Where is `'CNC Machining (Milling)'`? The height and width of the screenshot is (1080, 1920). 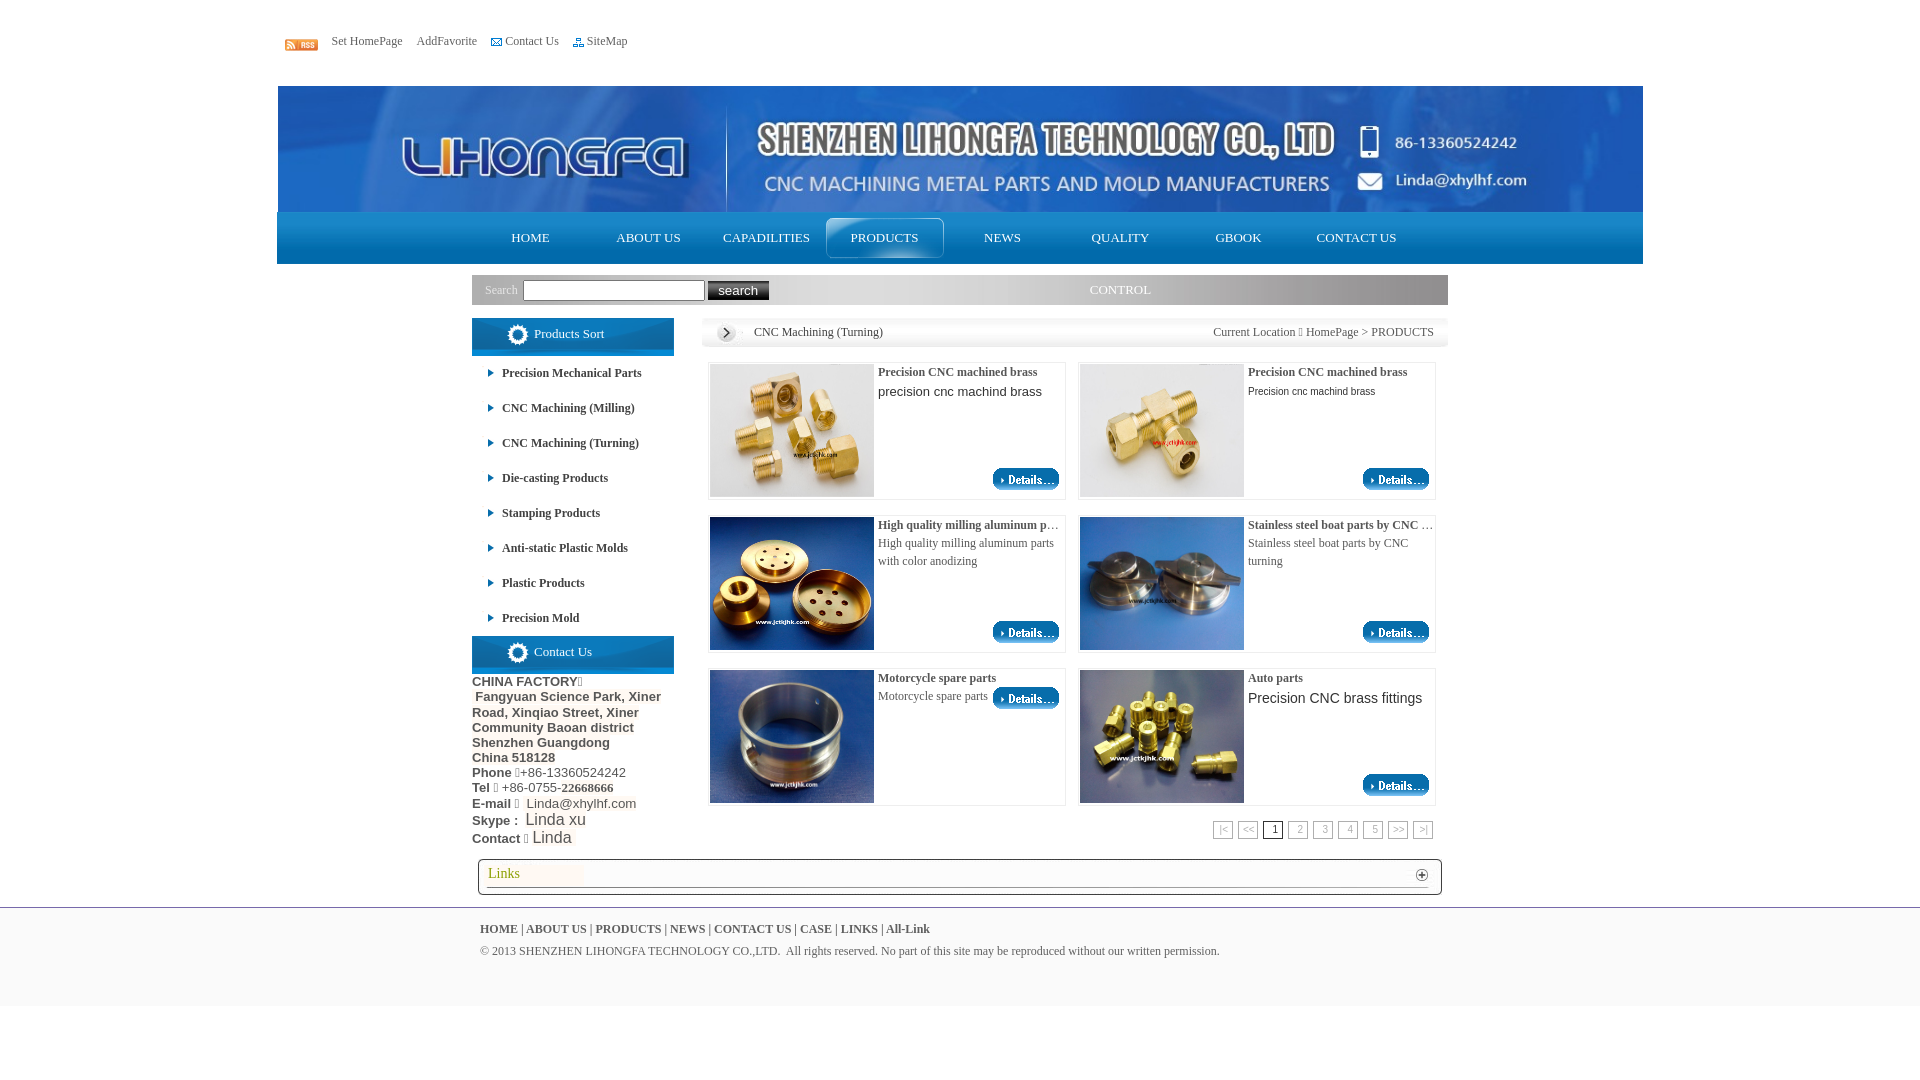
'CNC Machining (Milling)' is located at coordinates (553, 407).